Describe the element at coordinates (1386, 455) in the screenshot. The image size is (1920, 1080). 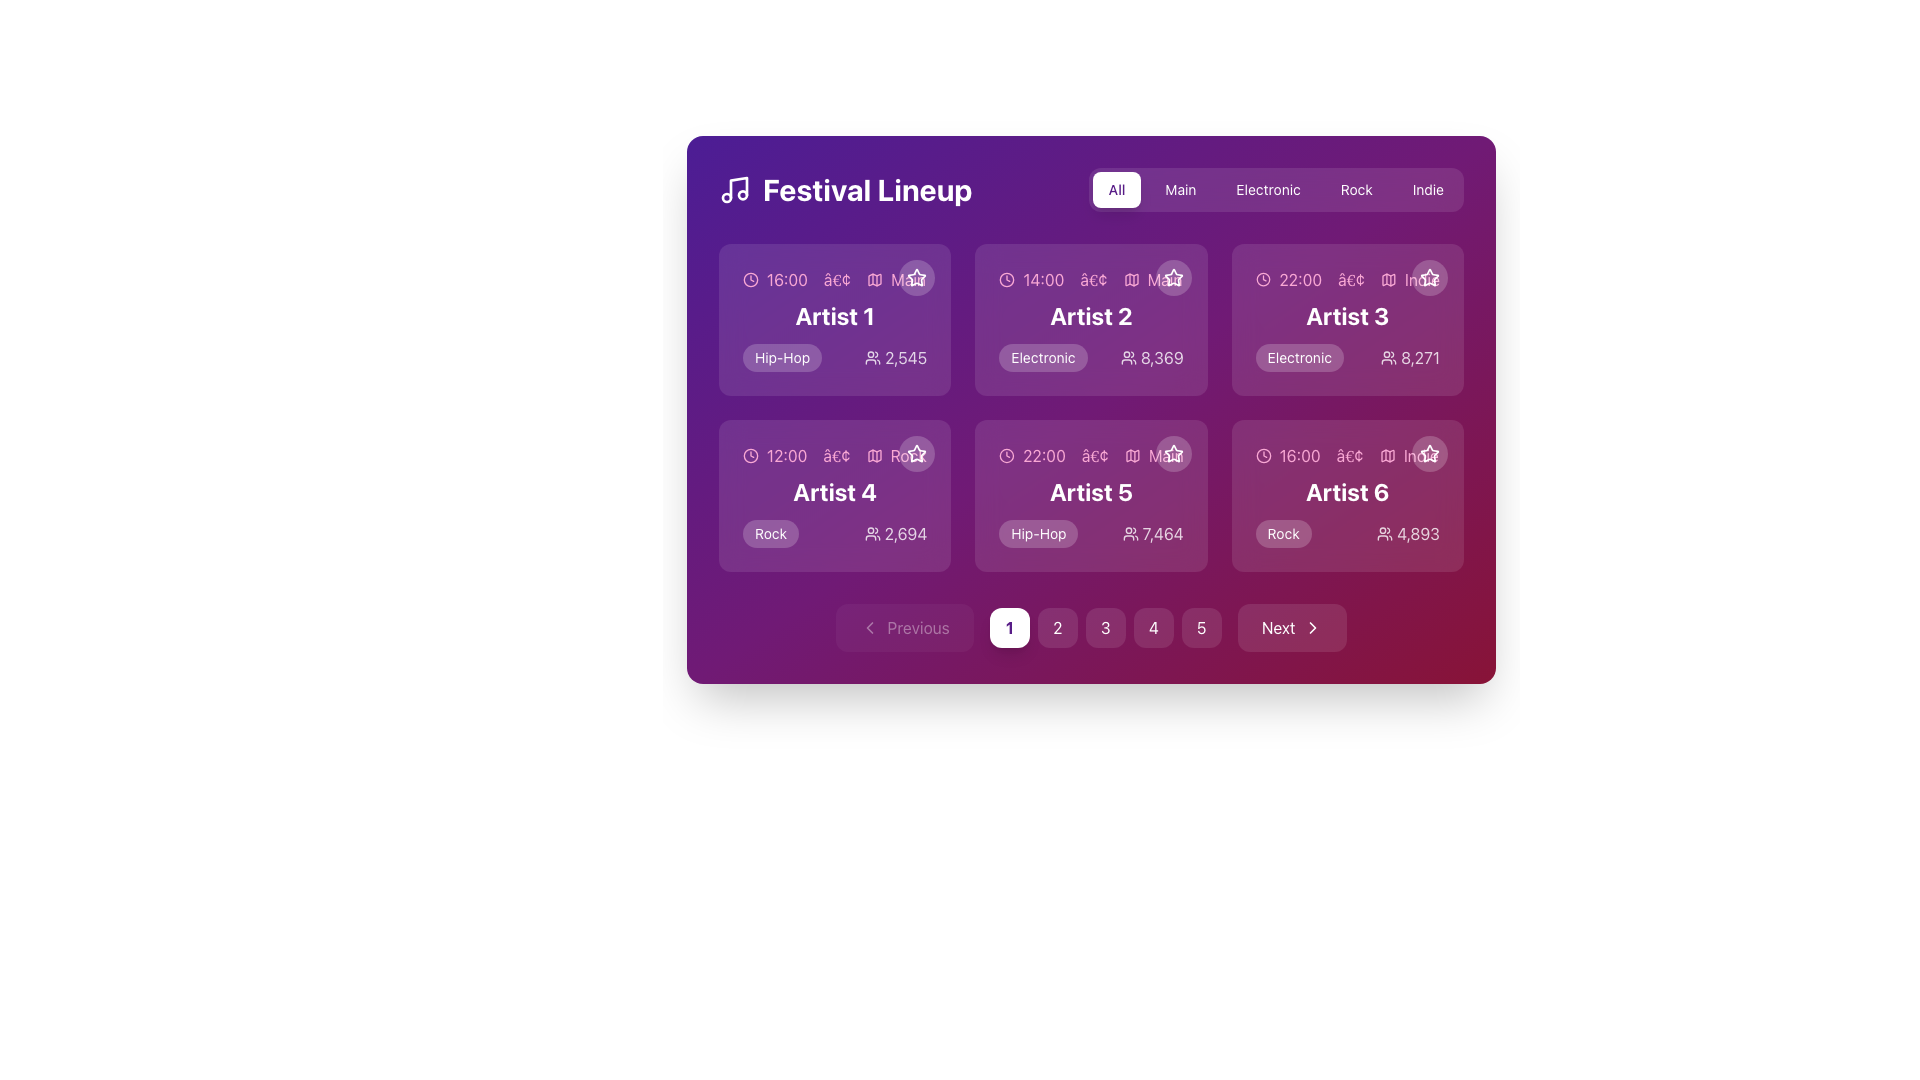
I see `the graphical representation of the Map Icon, which is a minimalistic vector graphic located at the bottom right of the 'Artist 6' card, positioned to the right of a bullet point and before the 'Indie' text label` at that location.